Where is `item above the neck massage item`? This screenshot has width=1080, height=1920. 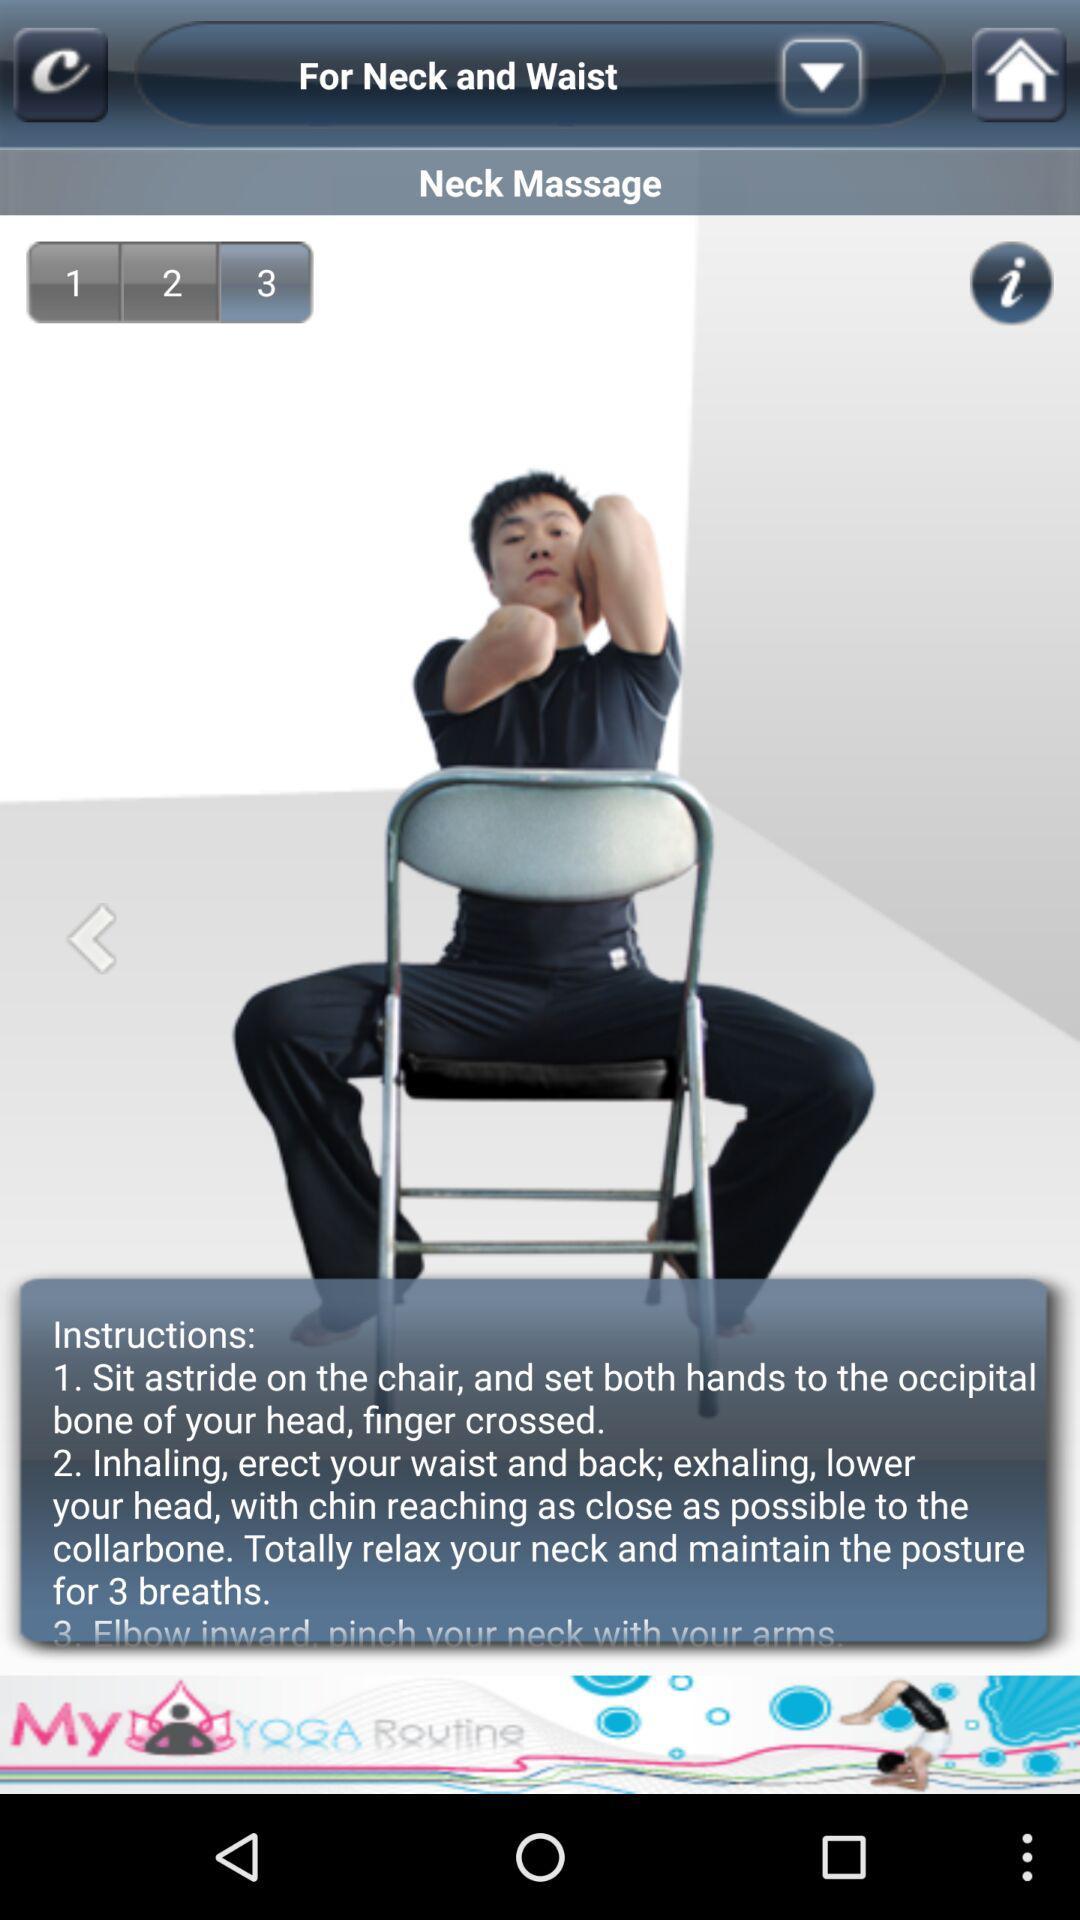
item above the neck massage item is located at coordinates (59, 75).